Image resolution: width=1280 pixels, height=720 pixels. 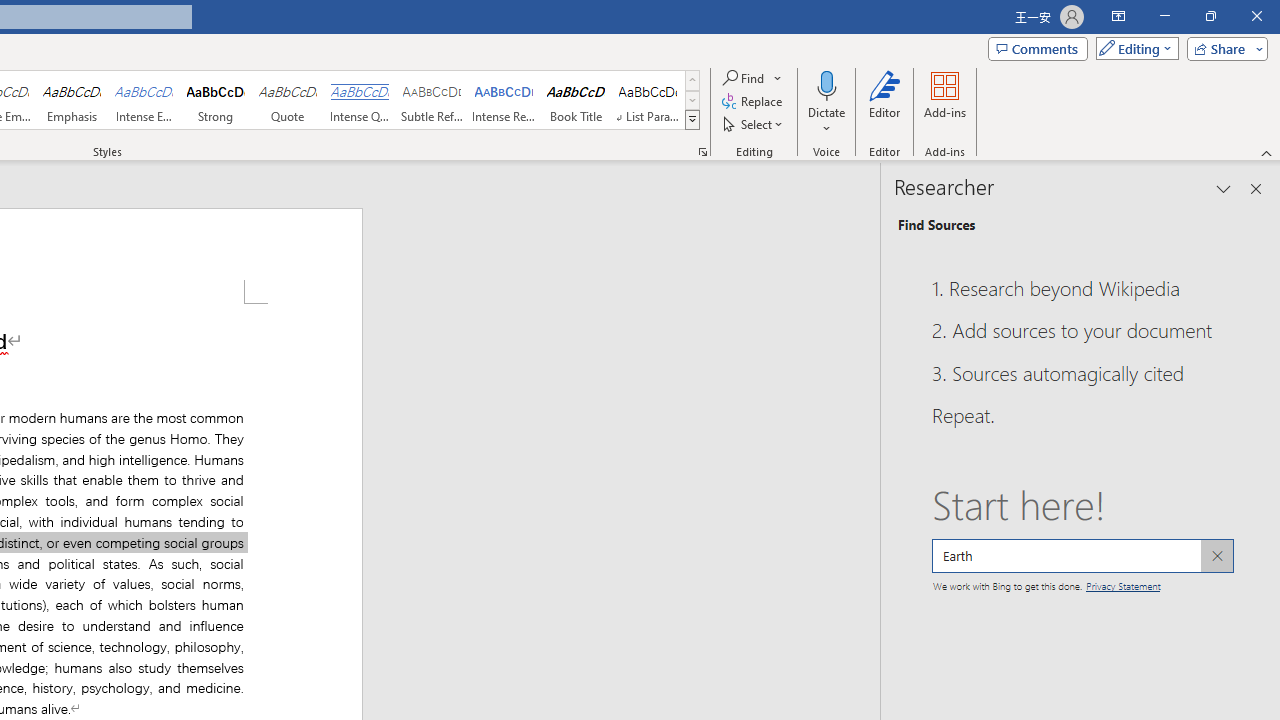 I want to click on 'Strong', so click(x=216, y=100).